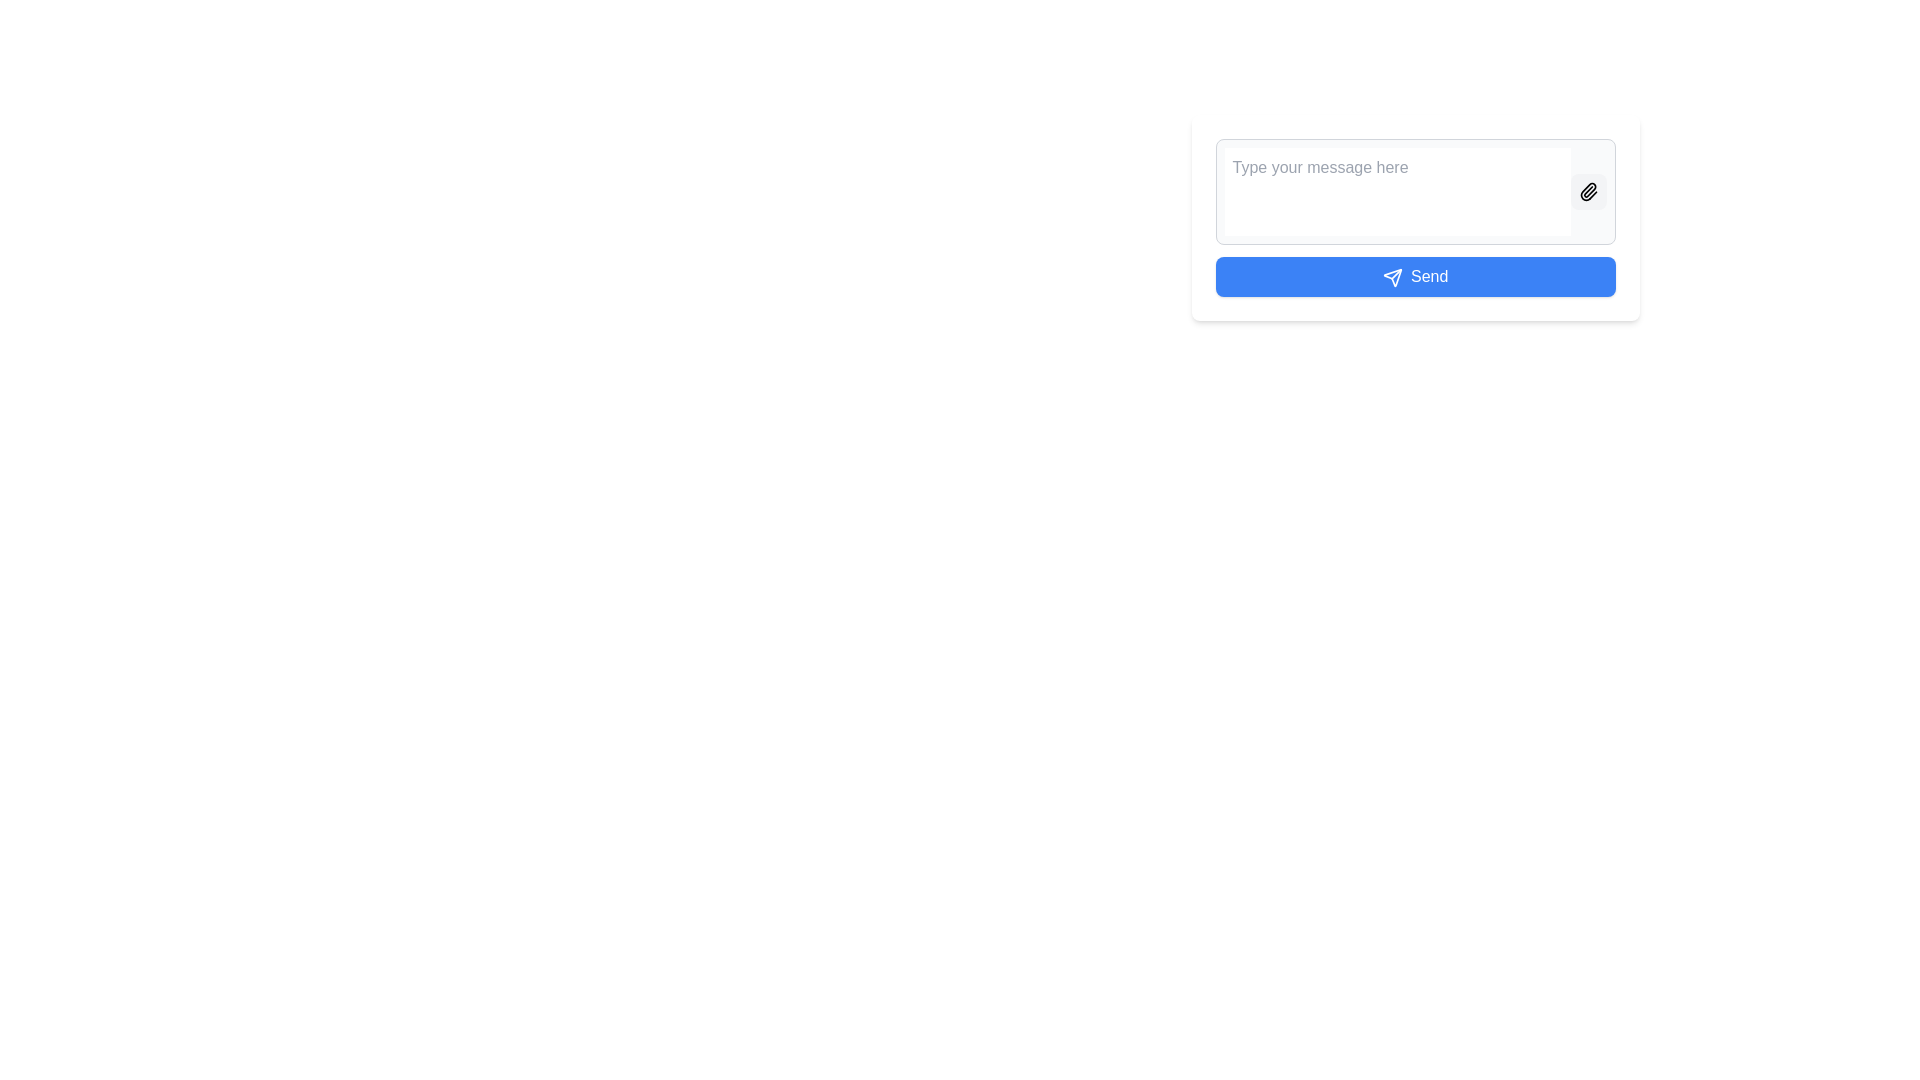 The height and width of the screenshot is (1080, 1920). What do you see at coordinates (1587, 192) in the screenshot?
I see `the rounded square-shaped button with a light gray background and a black paperclip icon to attach a file` at bounding box center [1587, 192].